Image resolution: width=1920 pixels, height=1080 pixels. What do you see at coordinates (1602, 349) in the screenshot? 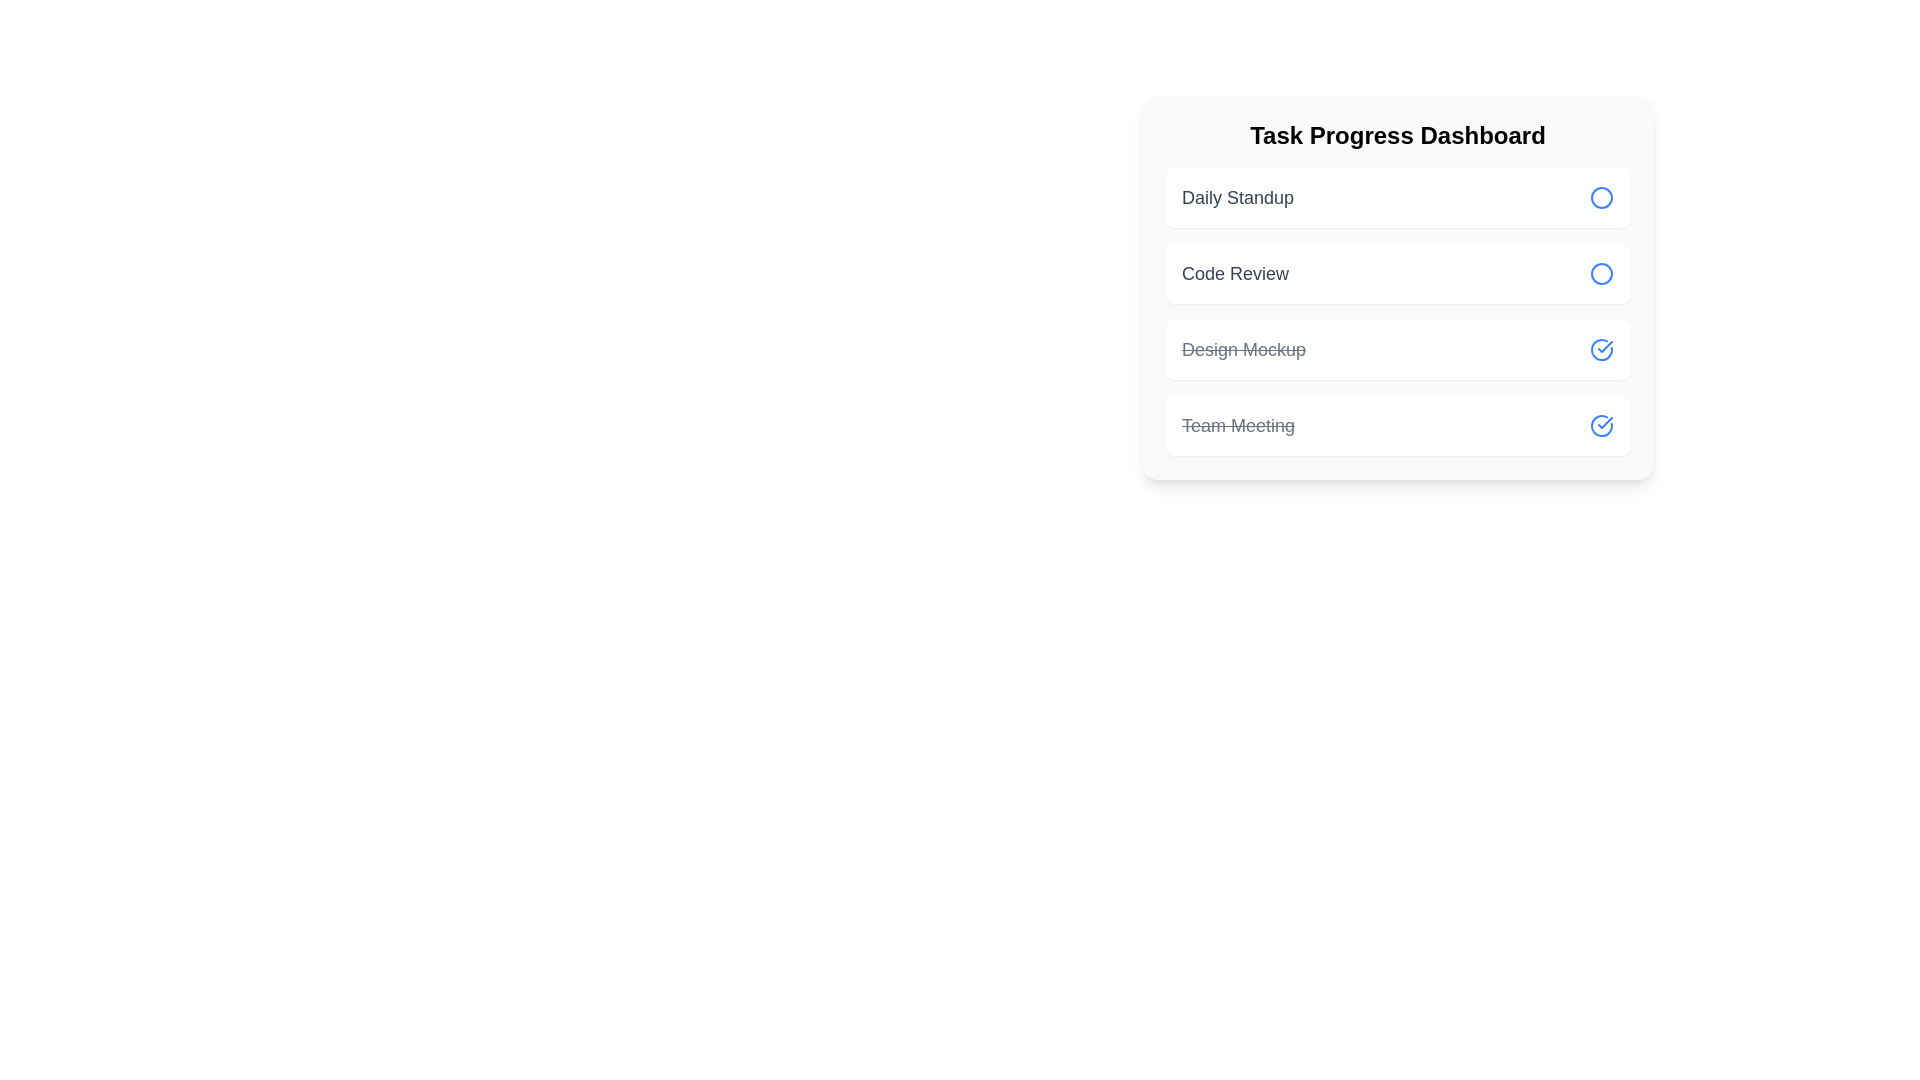
I see `the circular blue checkmark button located at the right side of the 'Design Mockup' row in the 'Task Progress Dashboard'` at bounding box center [1602, 349].